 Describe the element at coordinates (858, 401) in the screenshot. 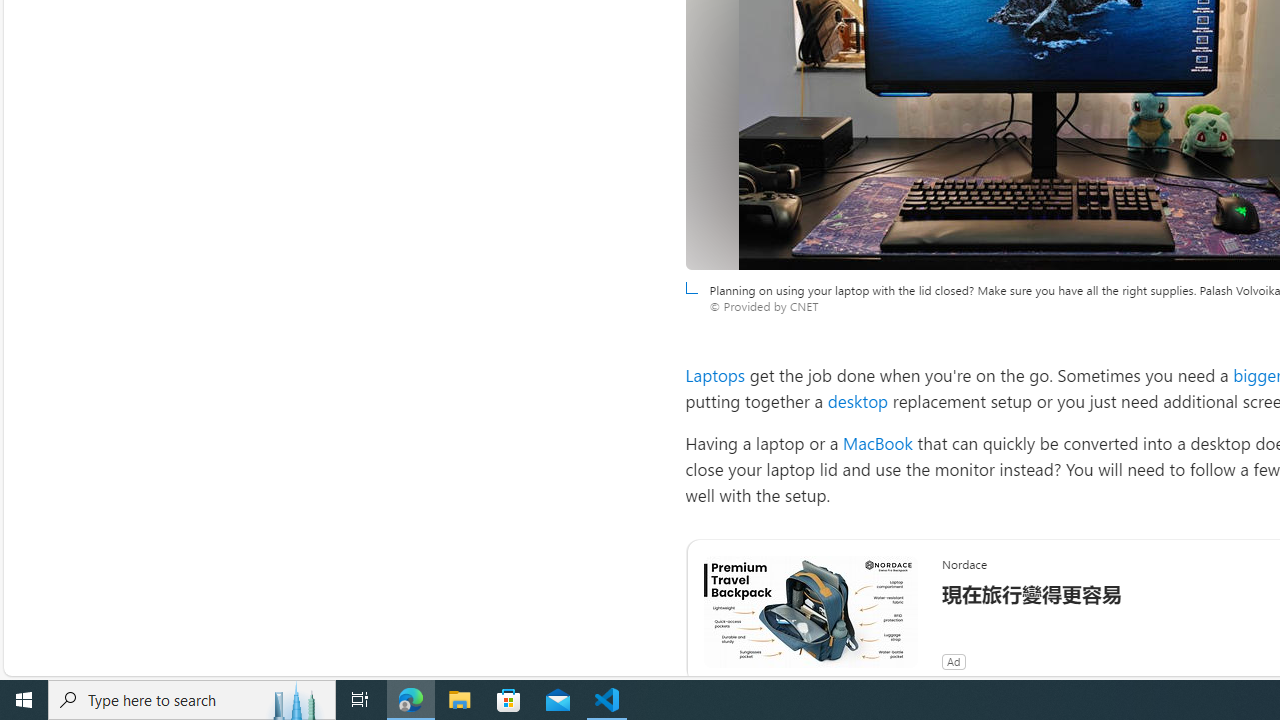

I see `'desktop'` at that location.